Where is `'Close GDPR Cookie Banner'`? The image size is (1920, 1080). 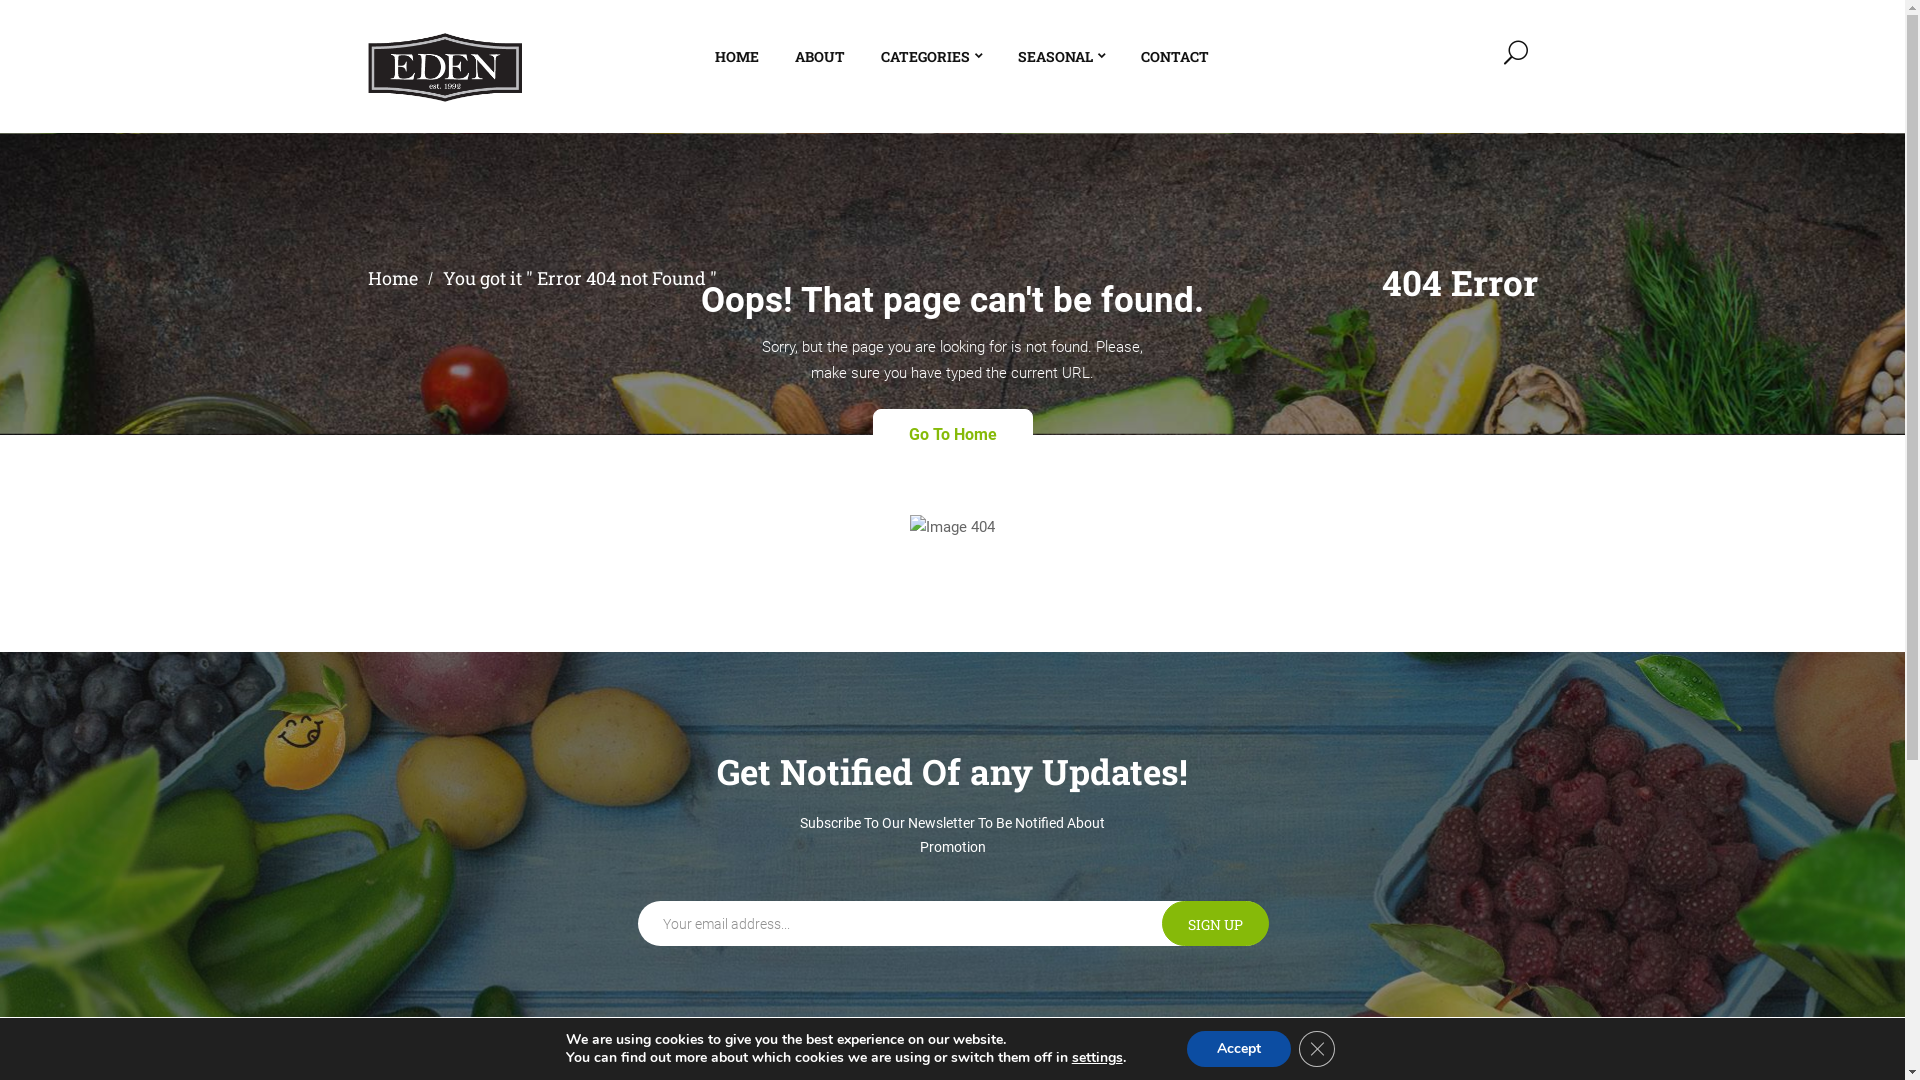 'Close GDPR Cookie Banner' is located at coordinates (1316, 1048).